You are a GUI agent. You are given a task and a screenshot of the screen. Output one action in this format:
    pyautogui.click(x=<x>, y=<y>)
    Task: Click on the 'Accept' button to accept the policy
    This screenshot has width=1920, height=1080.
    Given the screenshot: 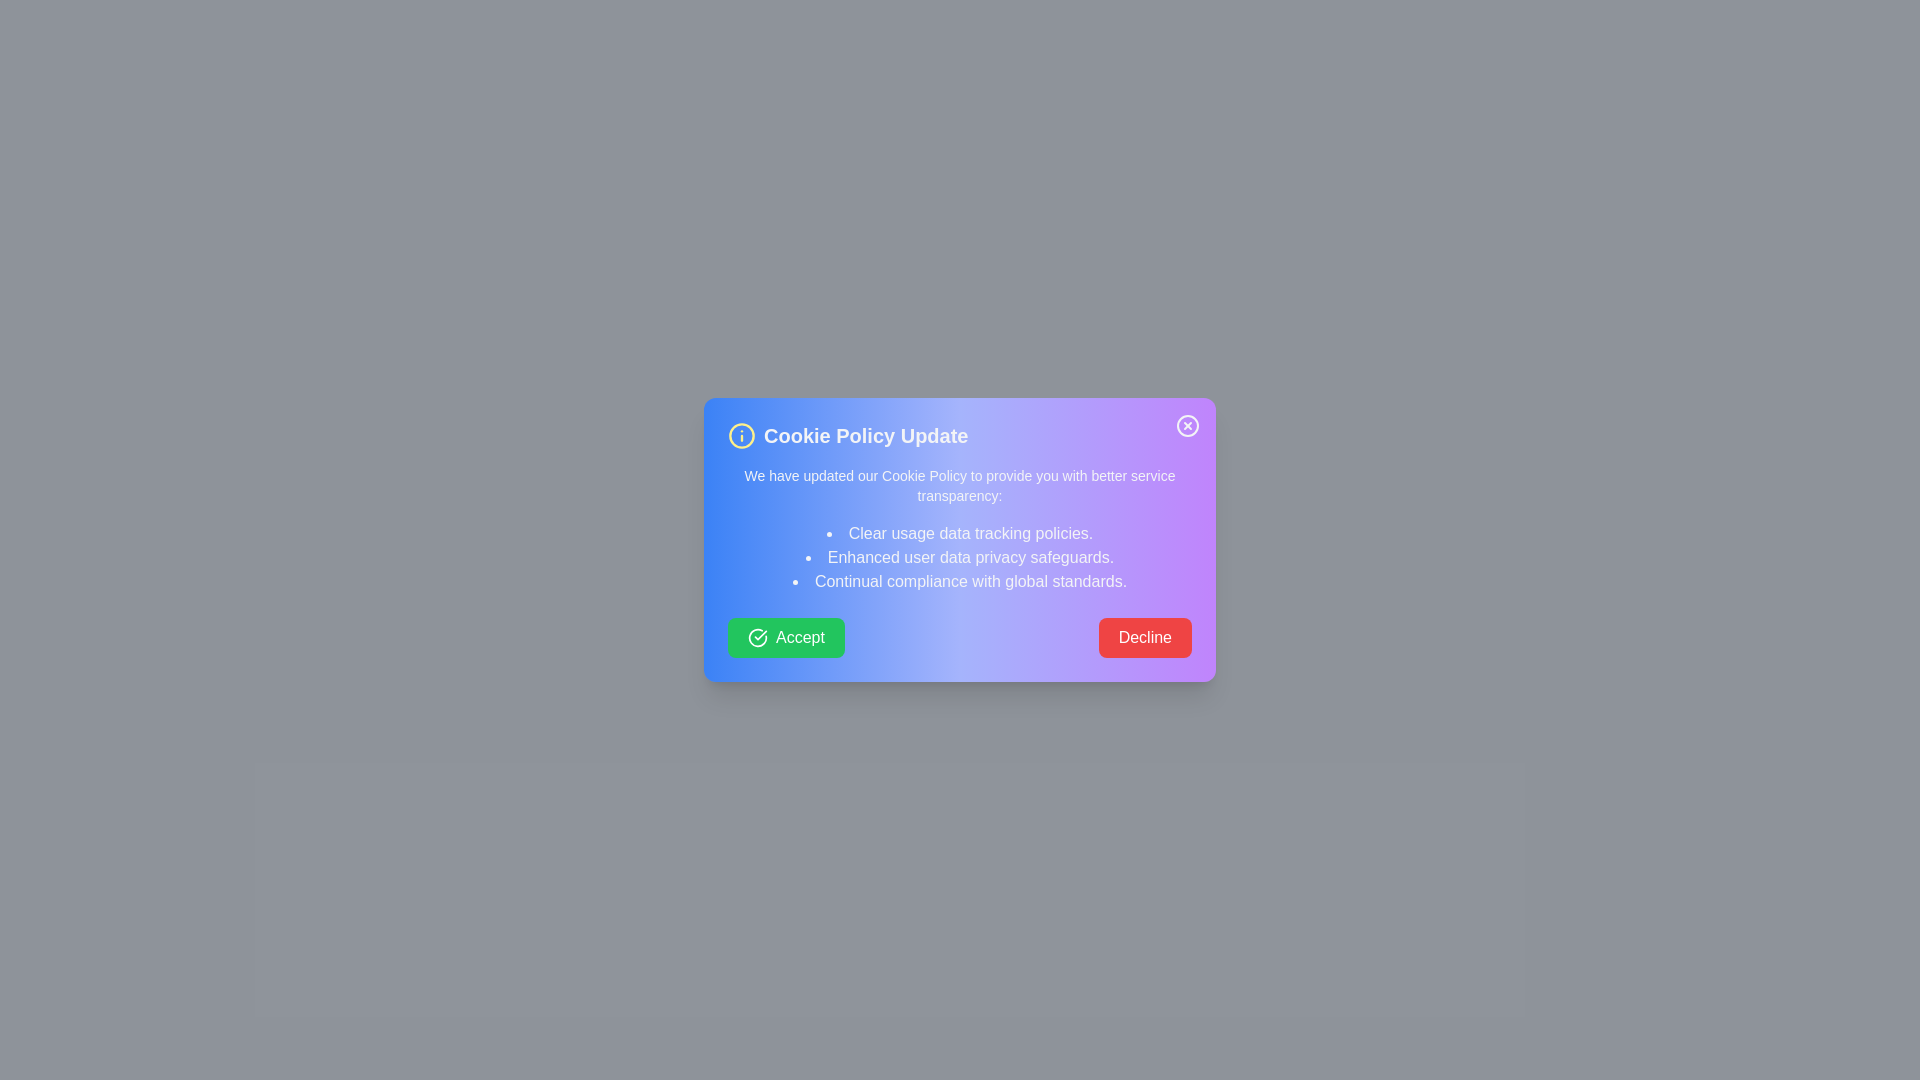 What is the action you would take?
    pyautogui.click(x=785, y=637)
    